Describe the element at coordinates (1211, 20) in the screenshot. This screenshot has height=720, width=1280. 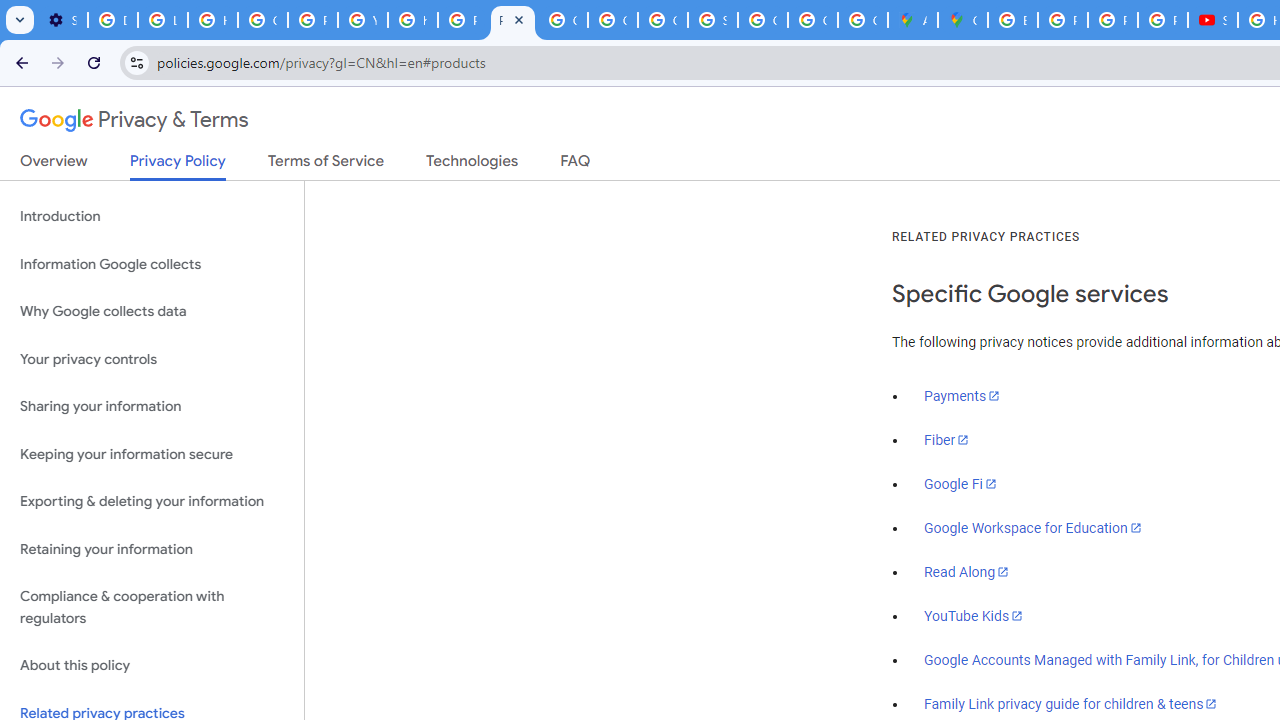
I see `'Subscriptions - YouTube'` at that location.